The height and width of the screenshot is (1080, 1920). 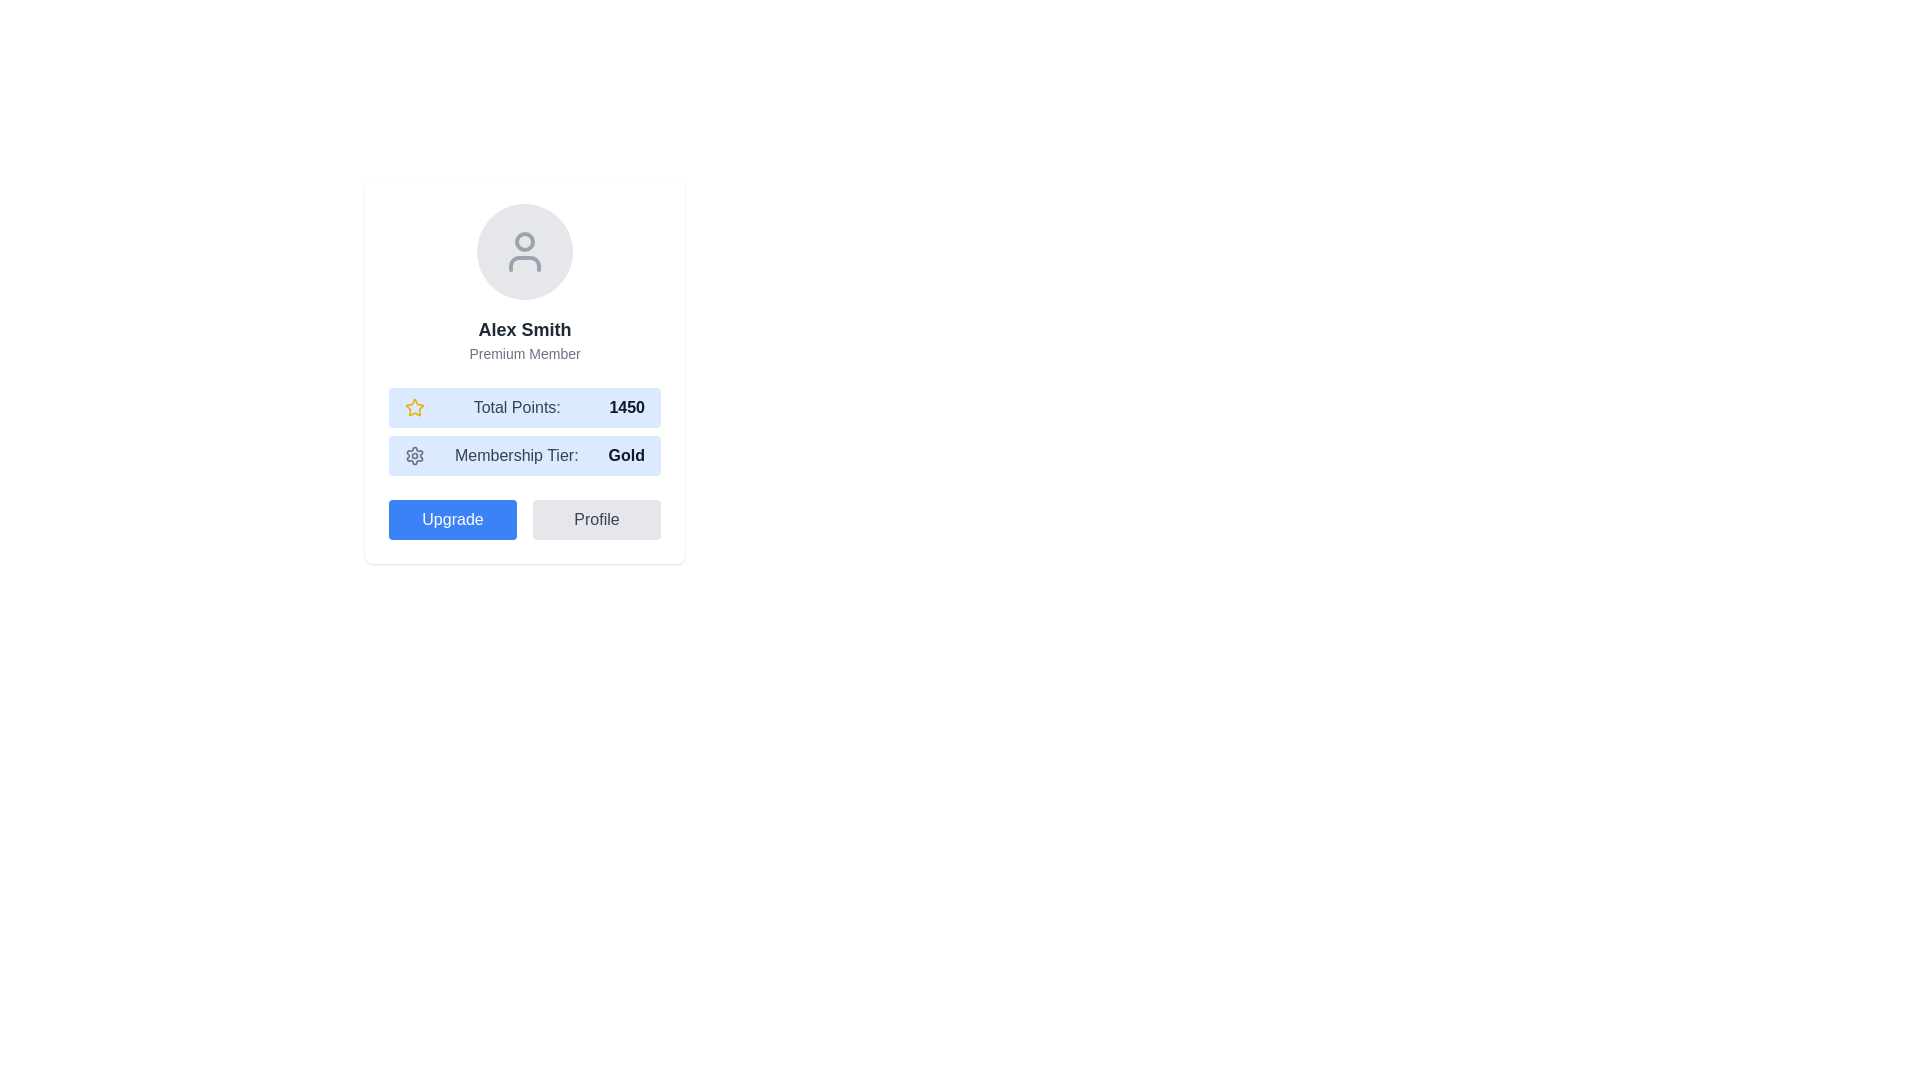 I want to click on the Static Text Label indicating the current membership status or tier of the user, located to the left of the text 'Gold', so click(x=516, y=455).